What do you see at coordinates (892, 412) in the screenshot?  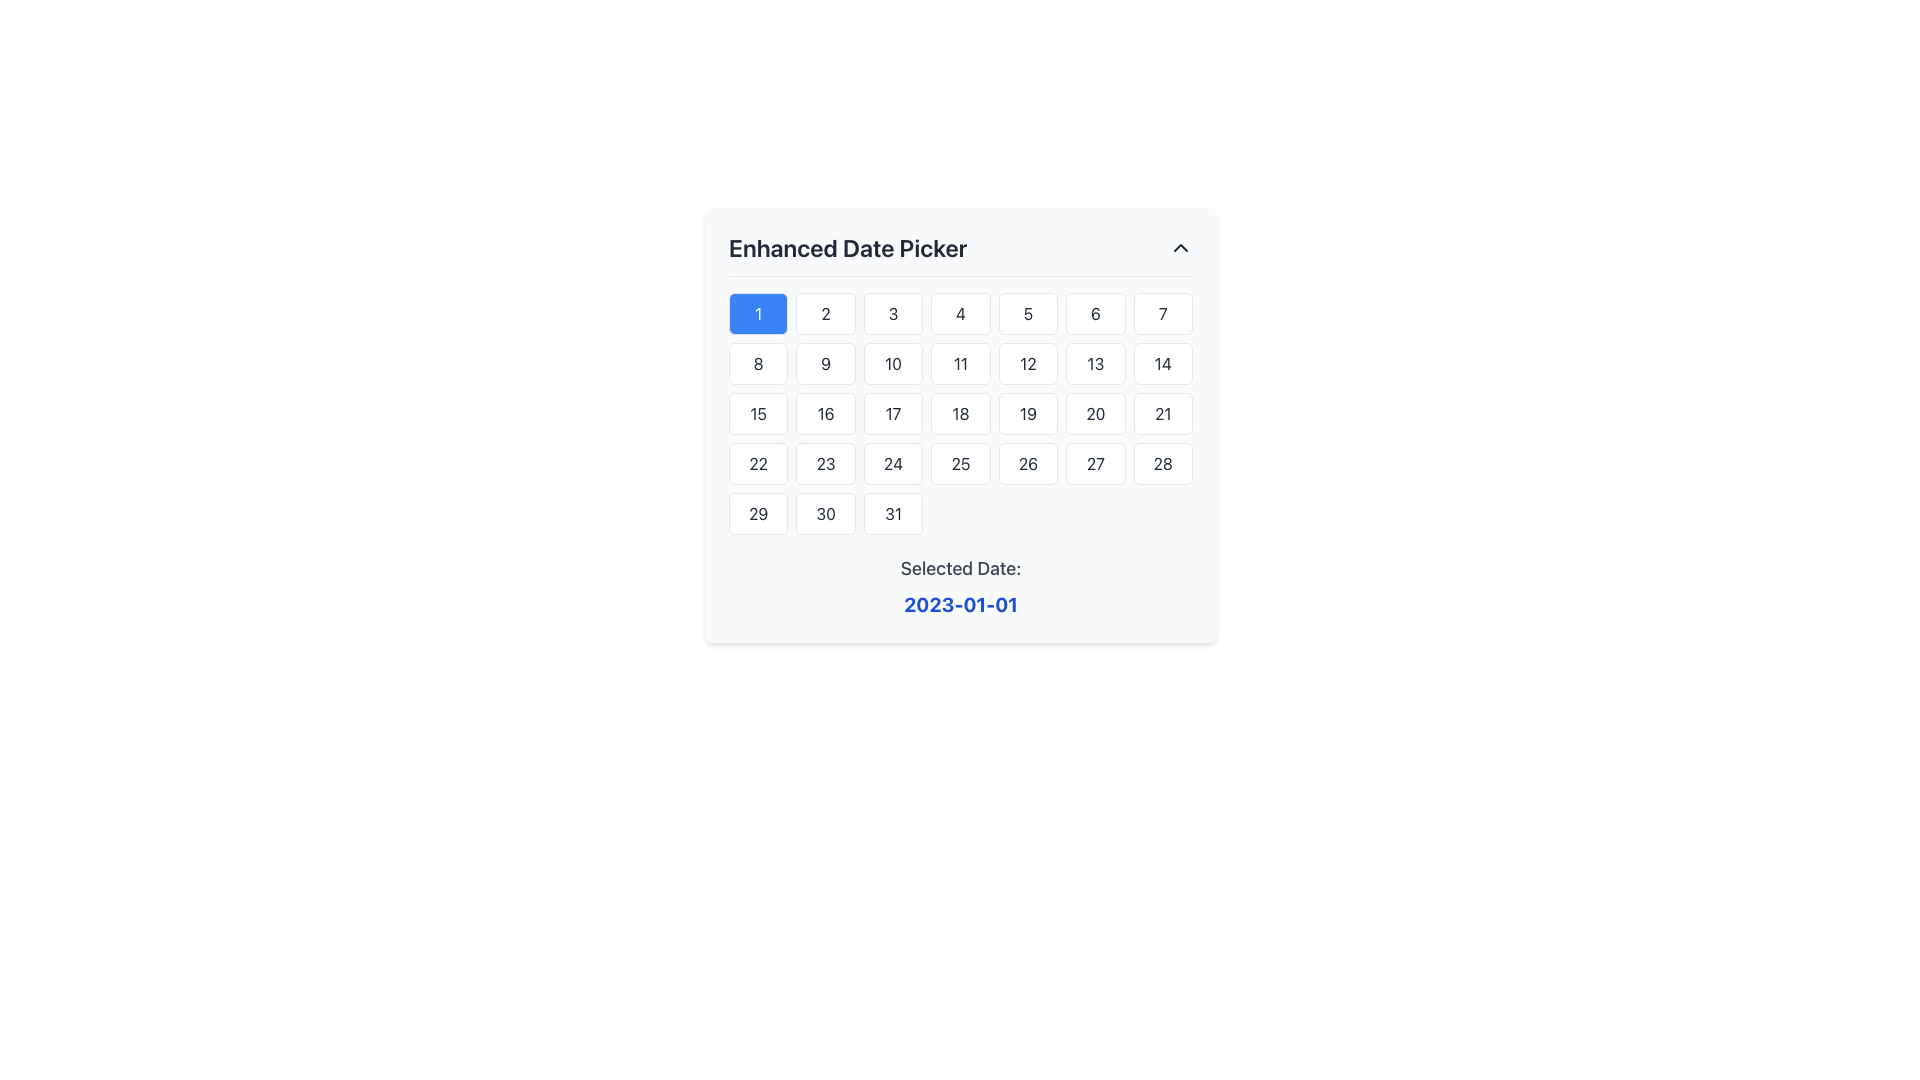 I see `the button representing the date '17'` at bounding box center [892, 412].